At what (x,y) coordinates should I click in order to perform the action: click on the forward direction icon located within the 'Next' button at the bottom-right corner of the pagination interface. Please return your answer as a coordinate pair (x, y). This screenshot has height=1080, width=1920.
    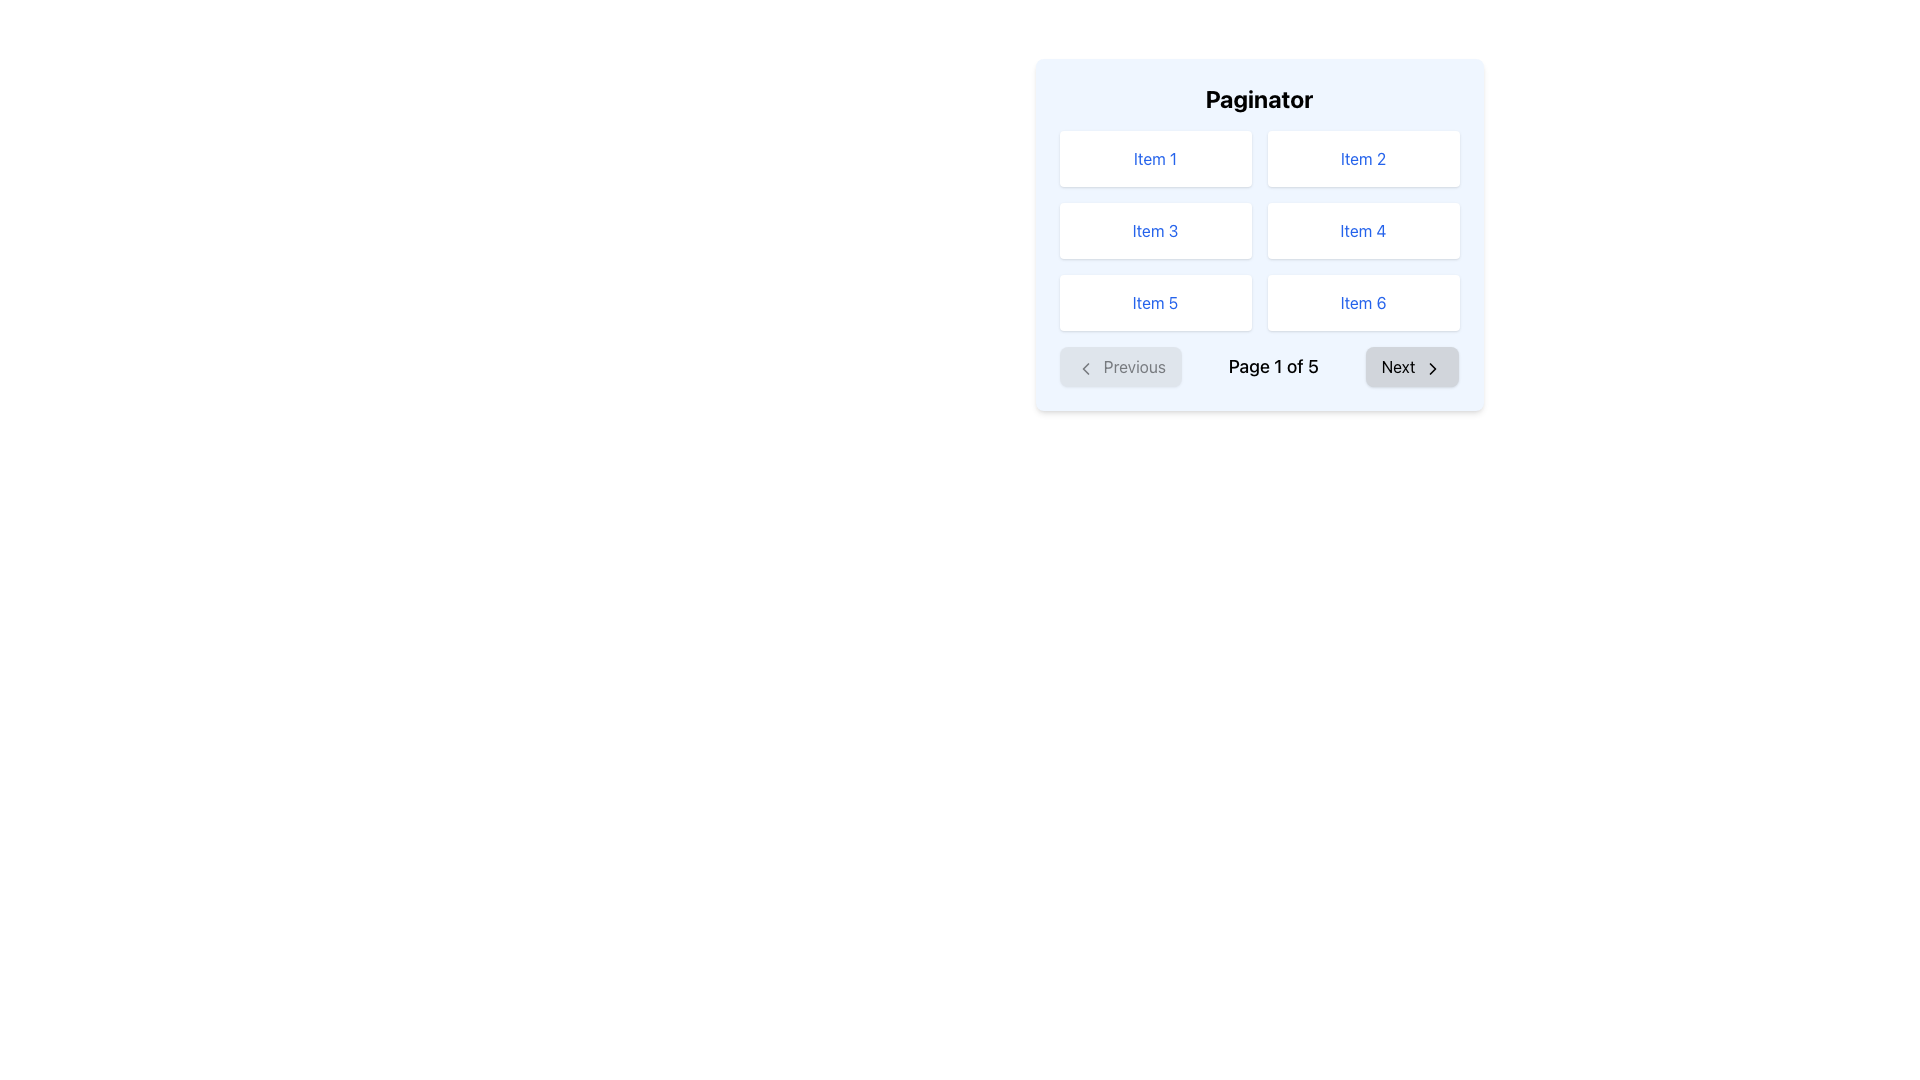
    Looking at the image, I should click on (1432, 368).